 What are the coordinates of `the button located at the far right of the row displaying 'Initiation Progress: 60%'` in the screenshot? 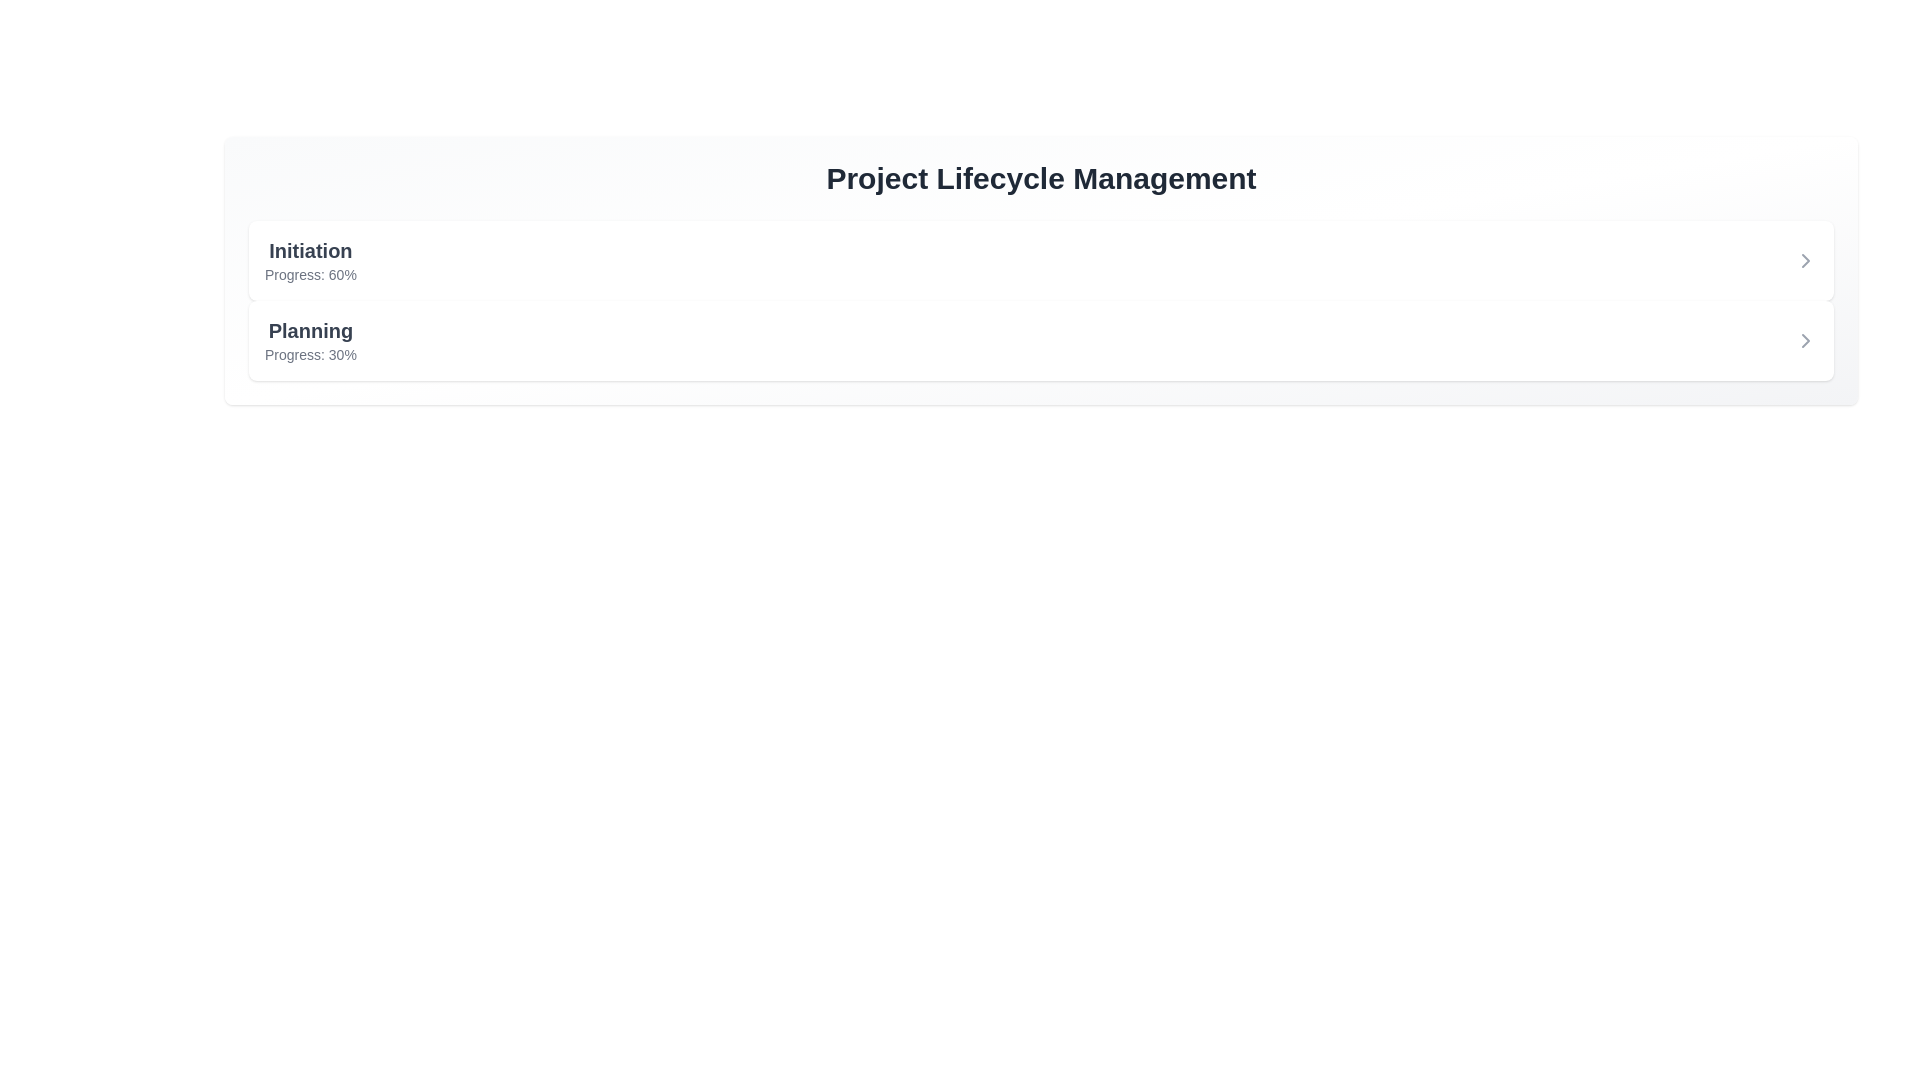 It's located at (1805, 260).